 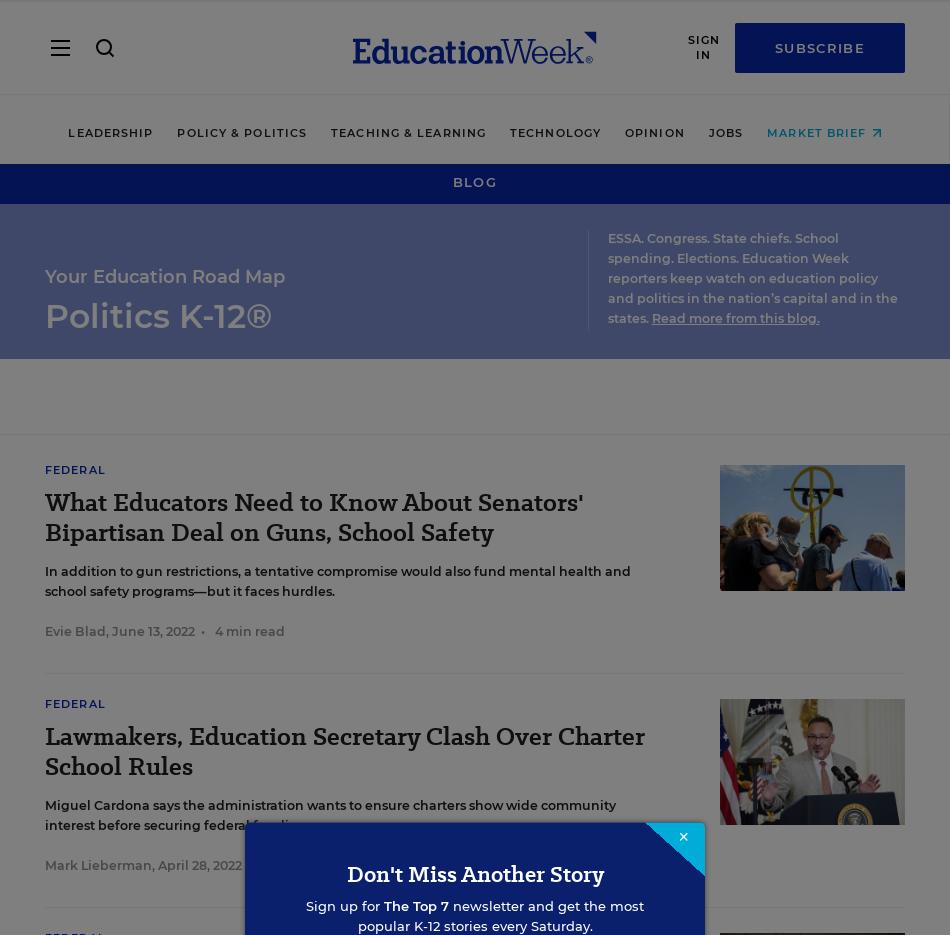 What do you see at coordinates (144, 660) in the screenshot?
I see `'Events and Webinars'` at bounding box center [144, 660].